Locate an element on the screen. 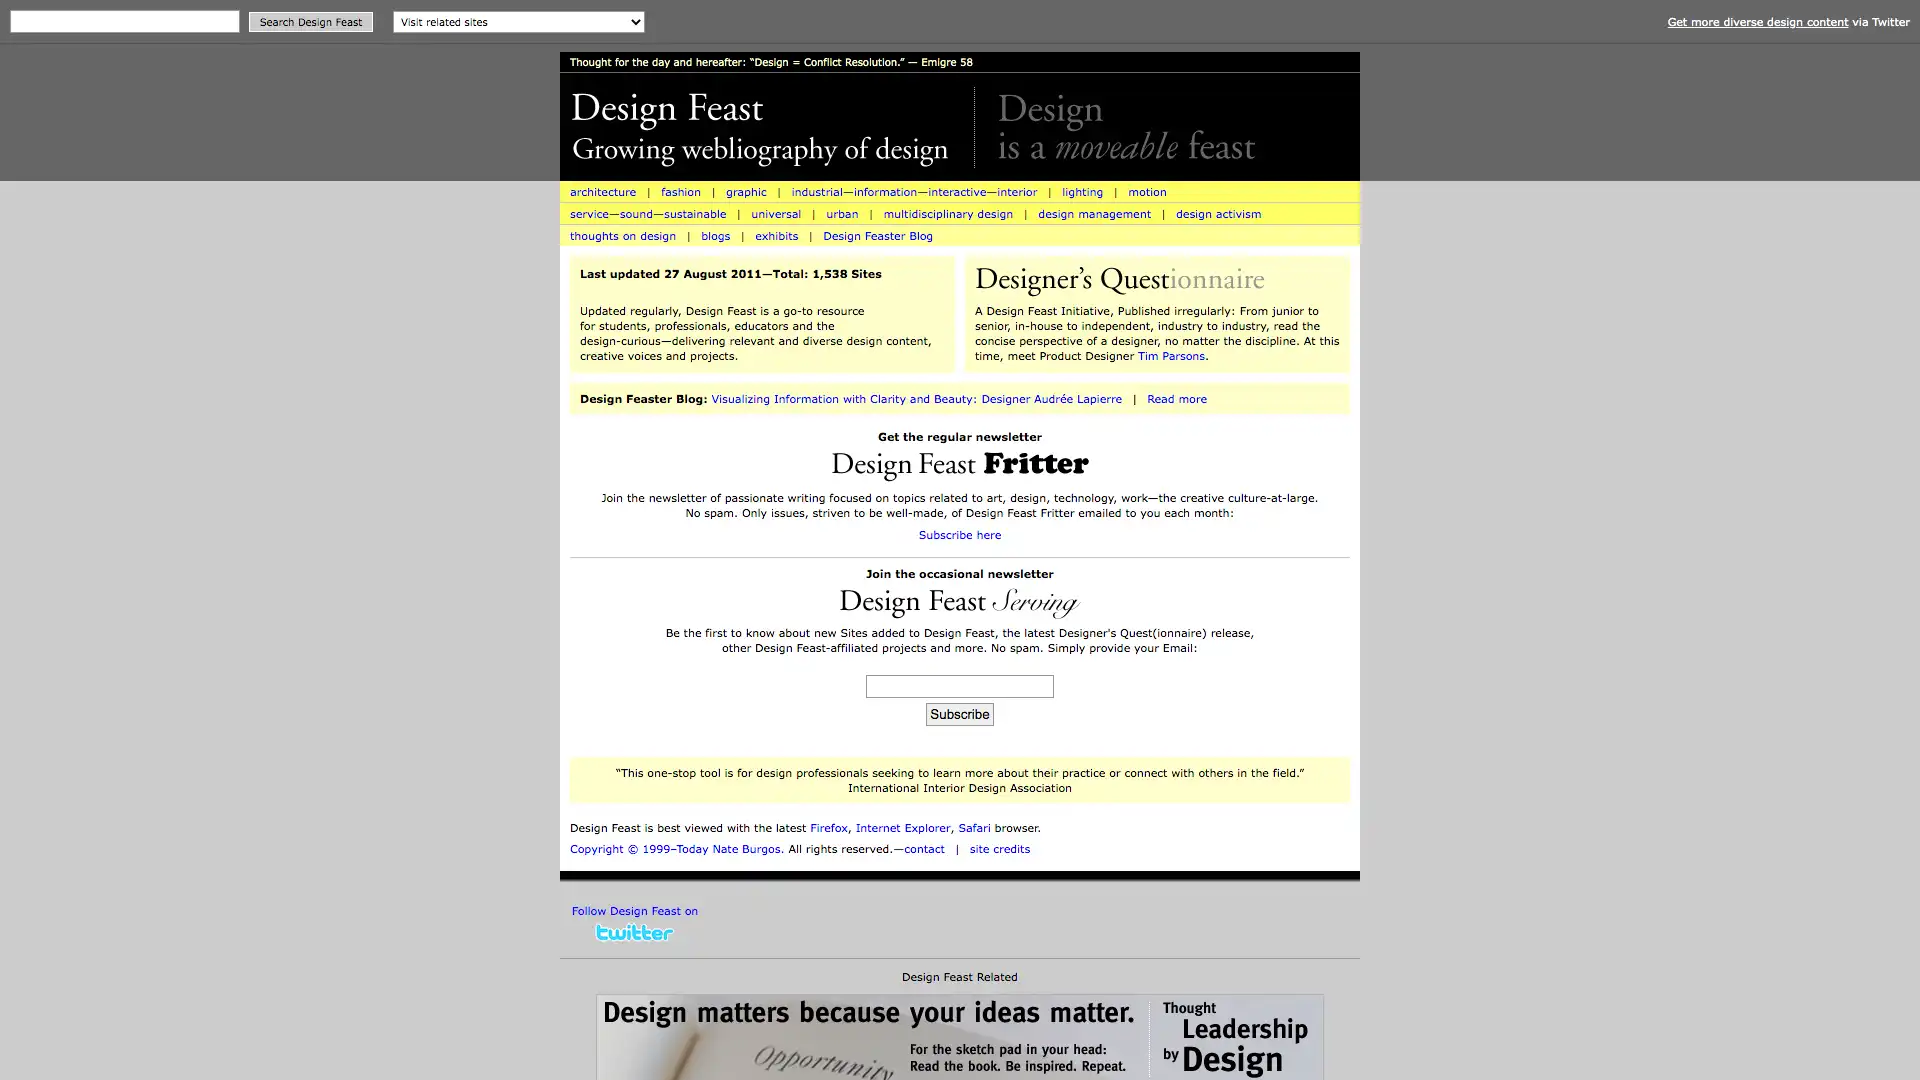 The image size is (1920, 1080). Search Design Feast is located at coordinates (310, 22).